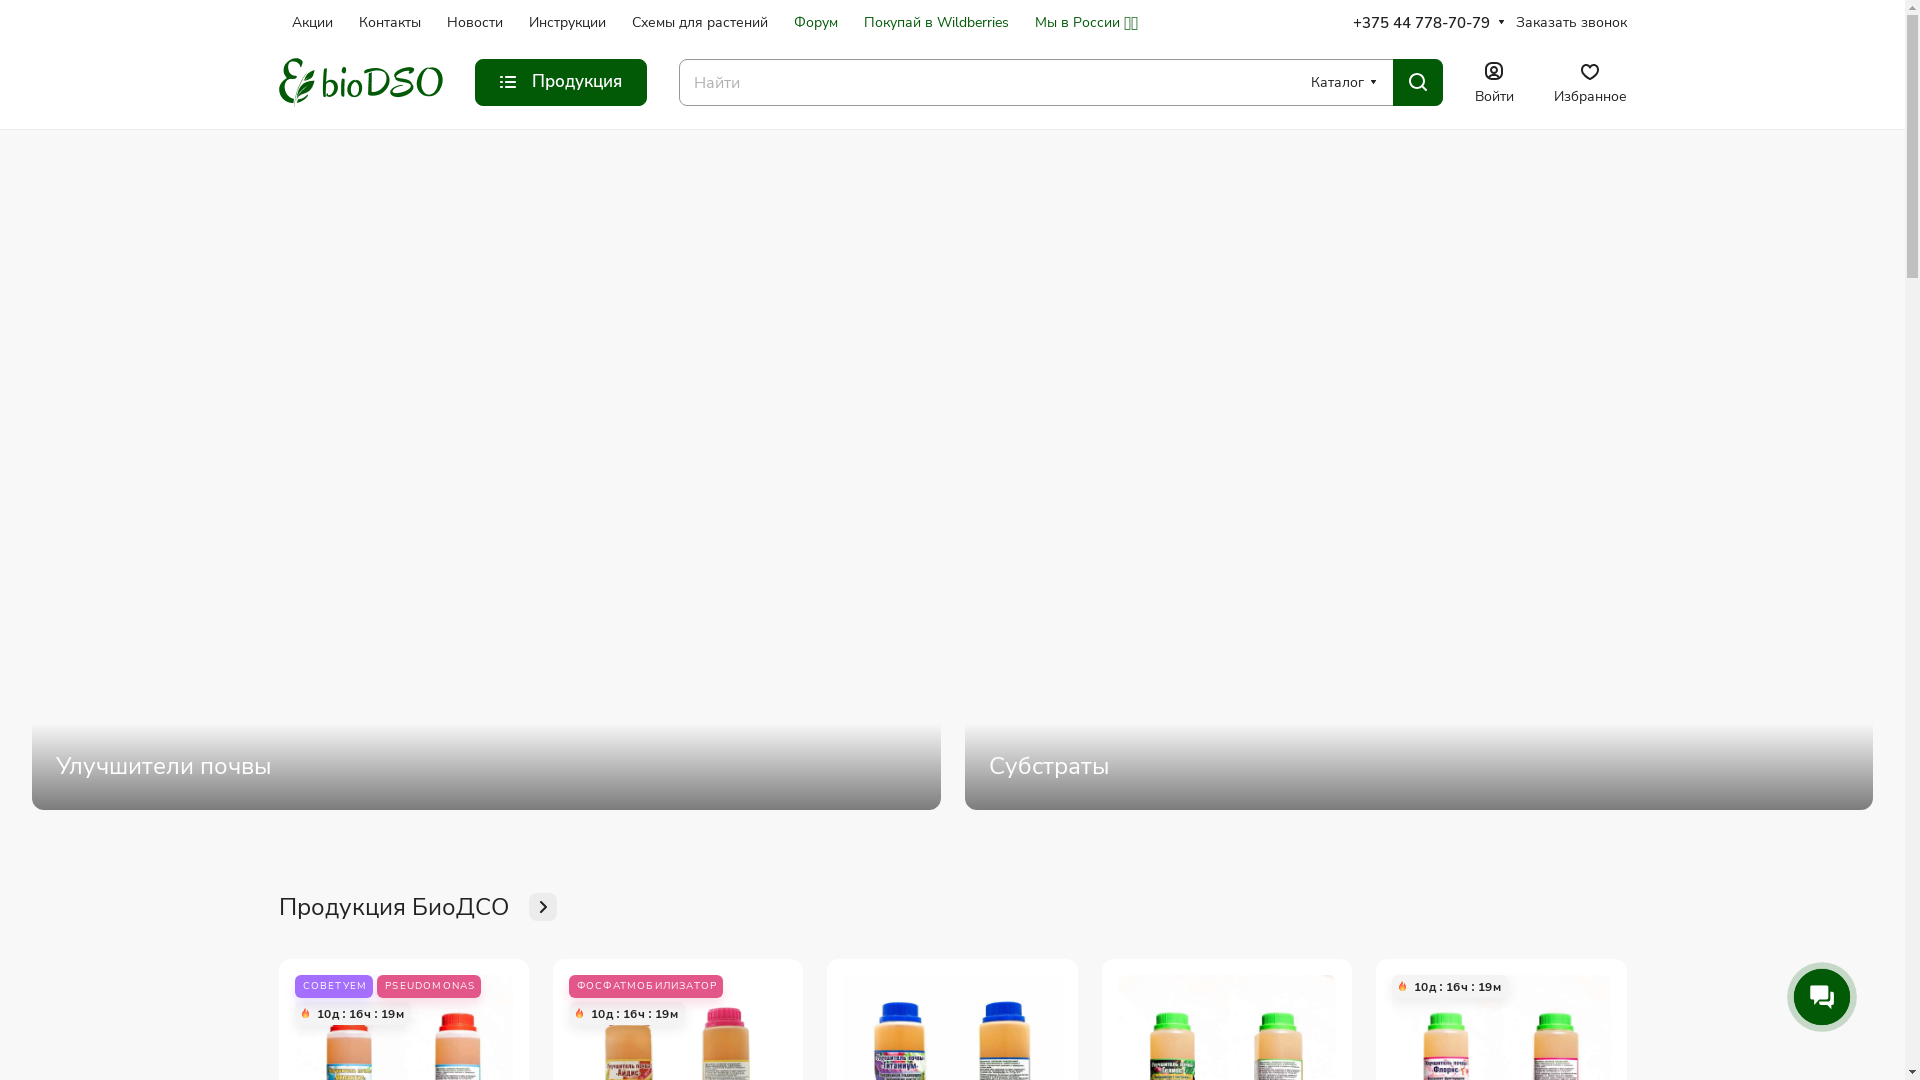 The width and height of the screenshot is (1920, 1080). Describe the element at coordinates (1419, 23) in the screenshot. I see `'+375 44 778-70-79'` at that location.